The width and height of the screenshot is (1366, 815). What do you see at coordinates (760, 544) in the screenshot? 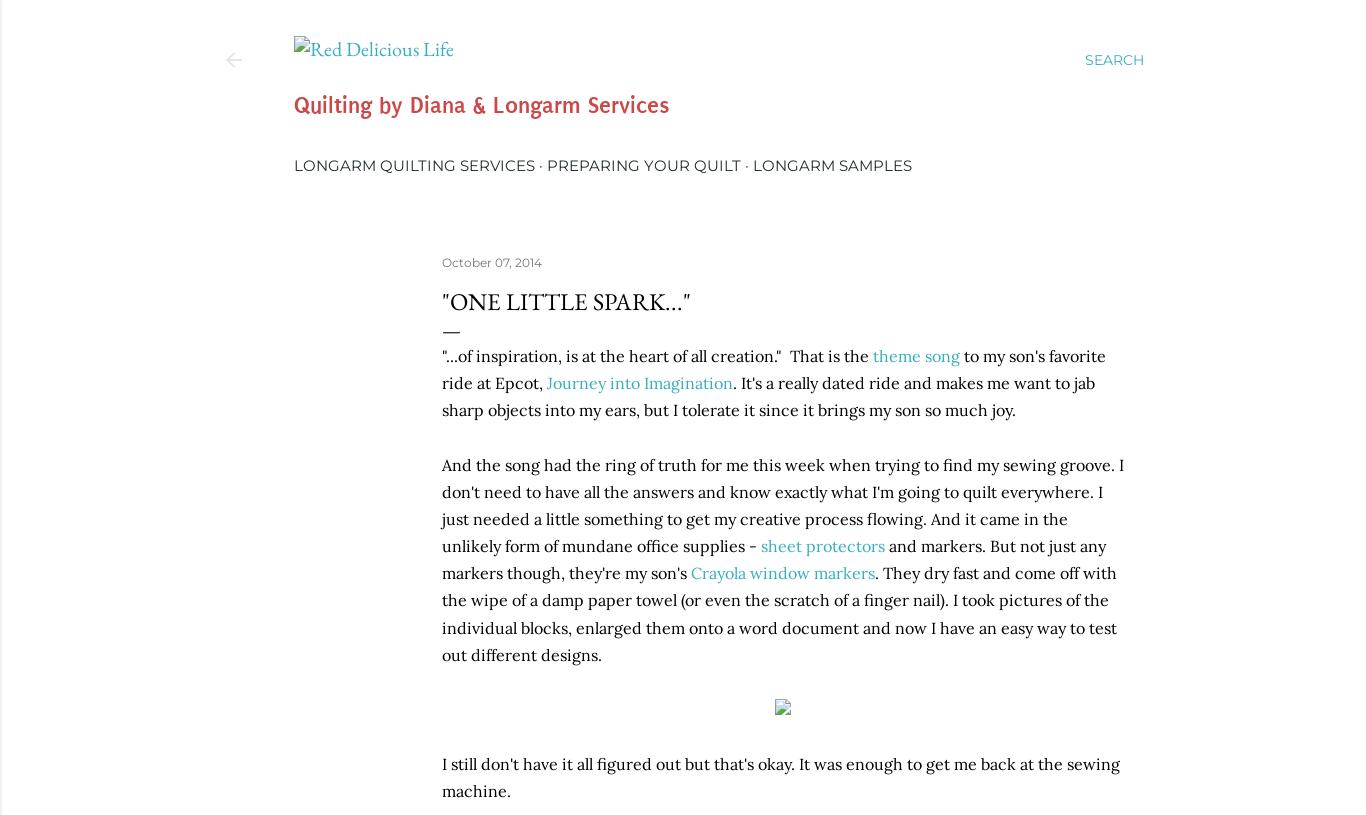
I see `'sheet protectors'` at bounding box center [760, 544].